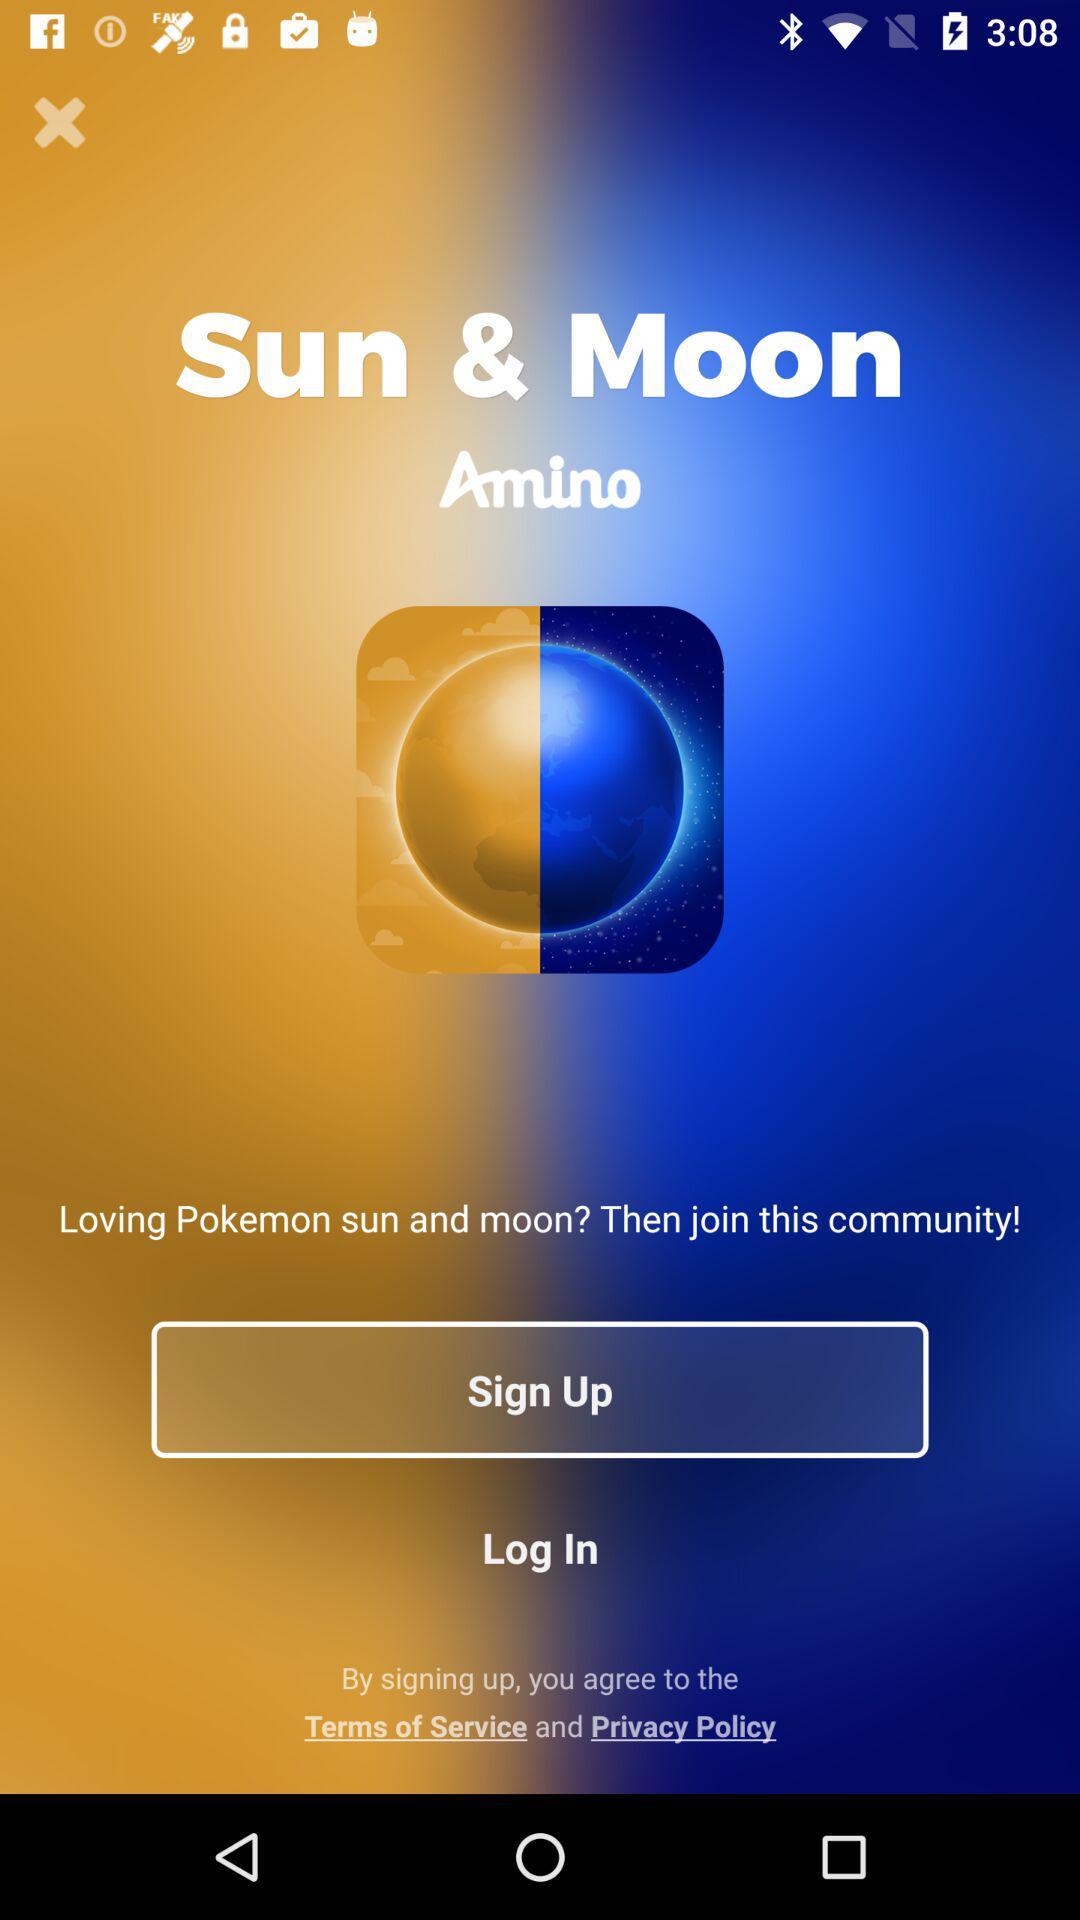  Describe the element at coordinates (540, 1388) in the screenshot. I see `the sign up item` at that location.